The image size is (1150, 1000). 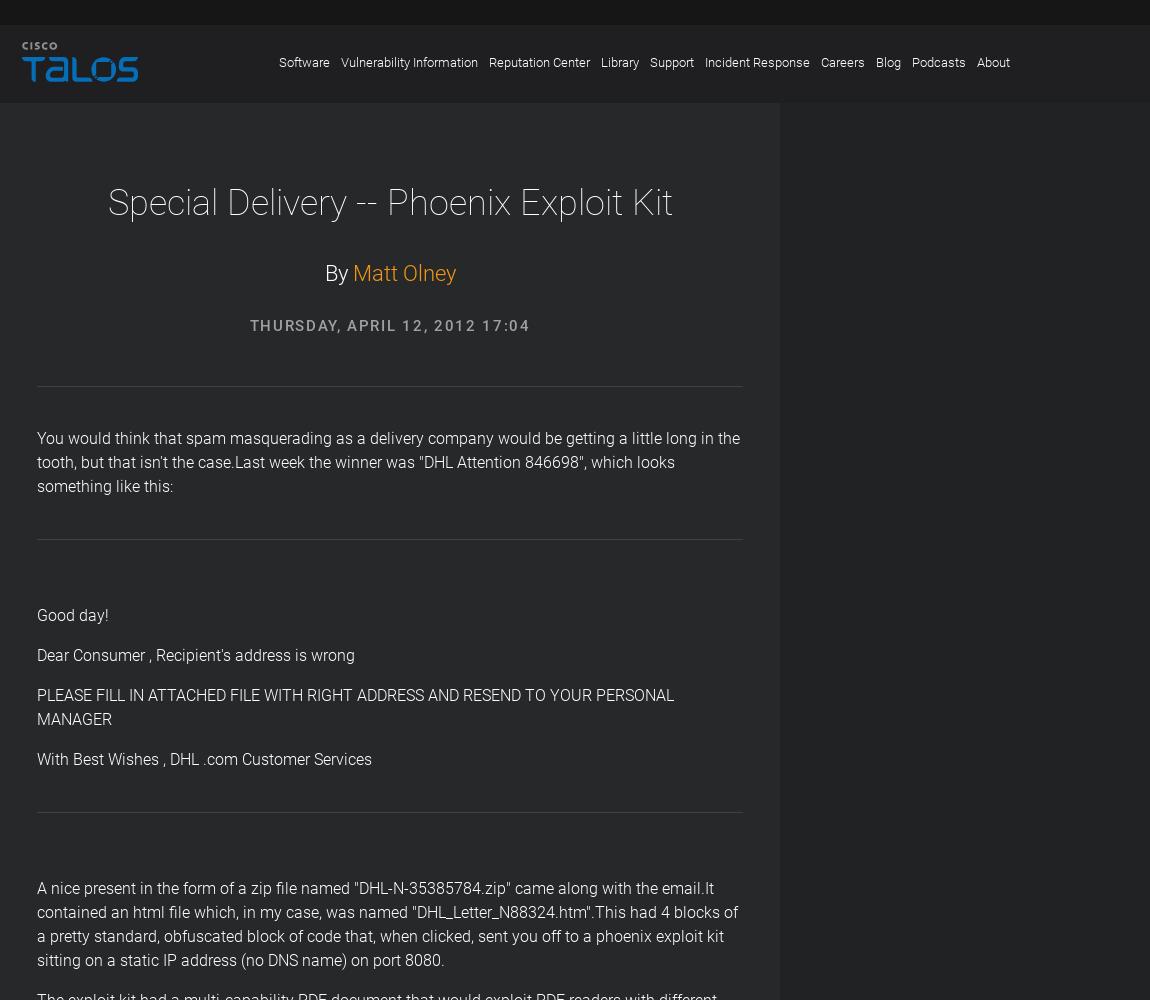 I want to click on 'Special Delivery -- Phoenix Exploit Kit', so click(x=389, y=202).